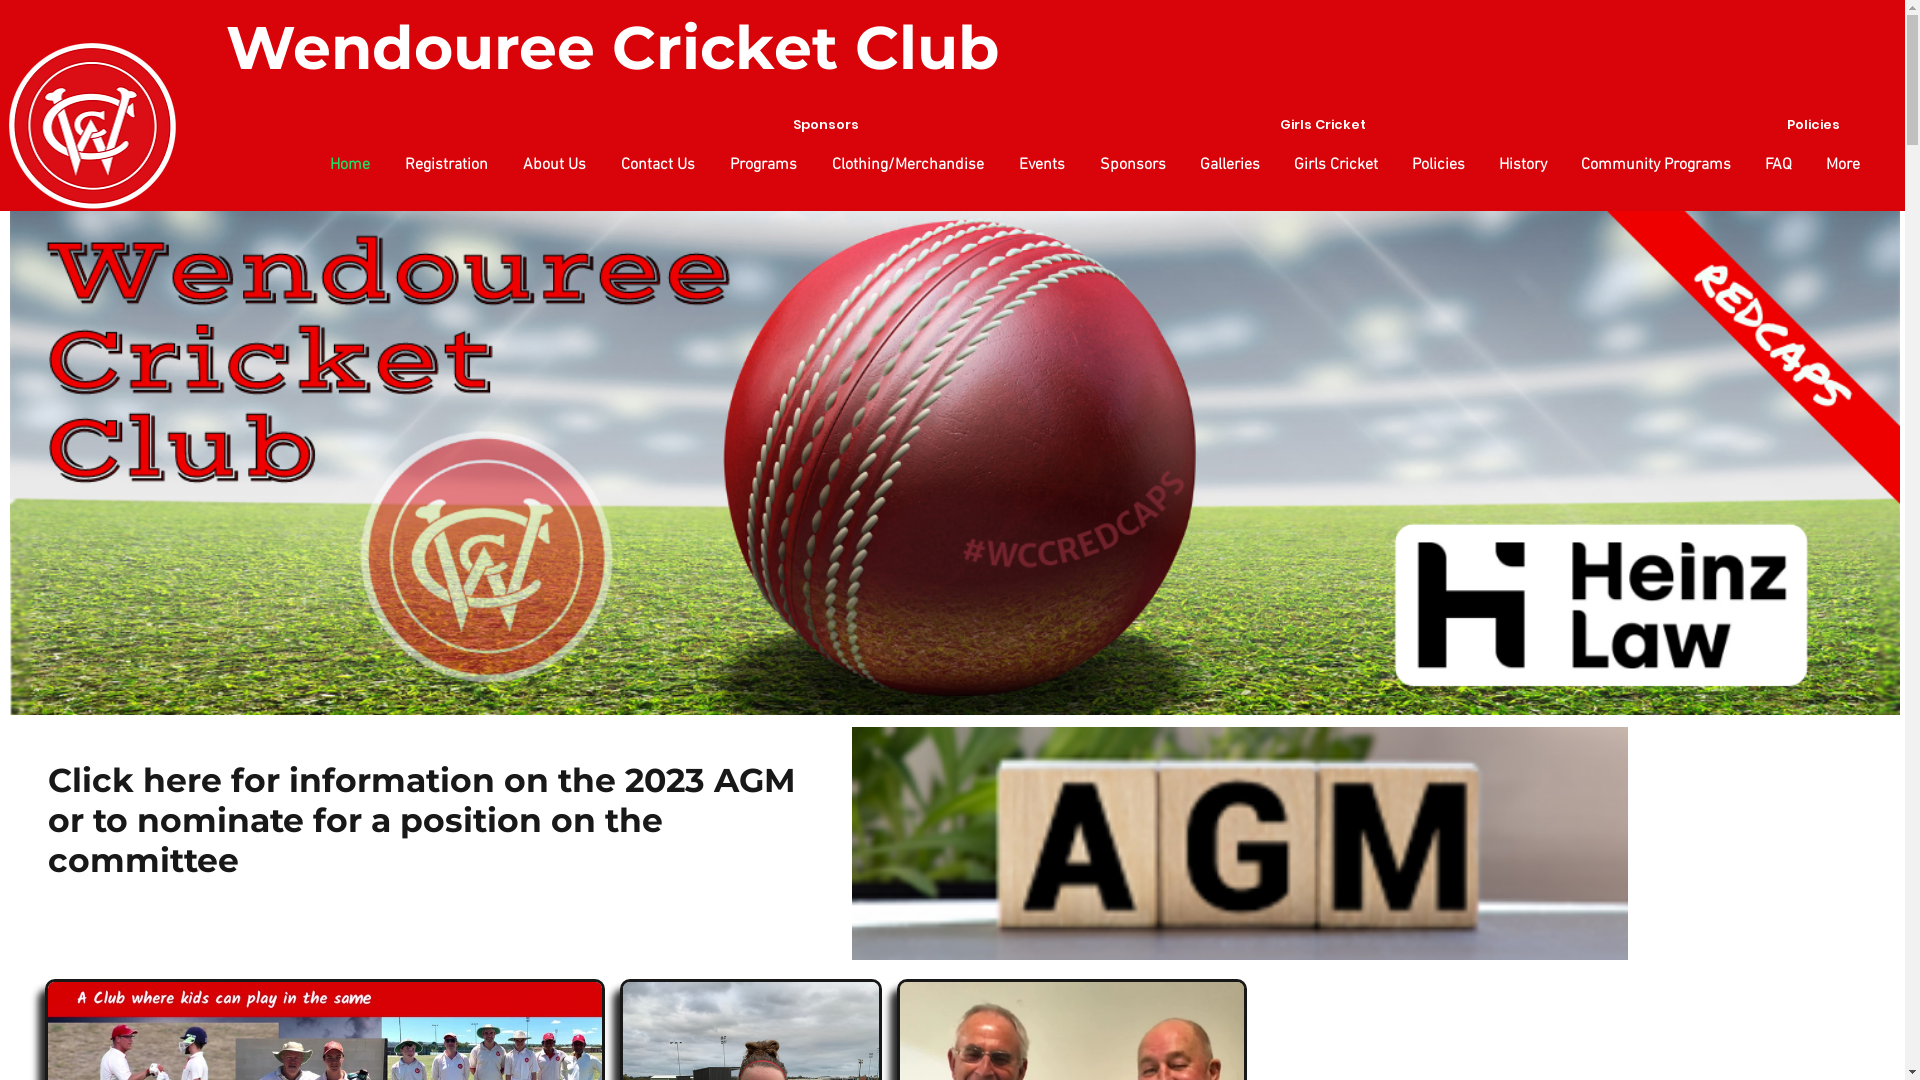  What do you see at coordinates (309, 164) in the screenshot?
I see `'Home'` at bounding box center [309, 164].